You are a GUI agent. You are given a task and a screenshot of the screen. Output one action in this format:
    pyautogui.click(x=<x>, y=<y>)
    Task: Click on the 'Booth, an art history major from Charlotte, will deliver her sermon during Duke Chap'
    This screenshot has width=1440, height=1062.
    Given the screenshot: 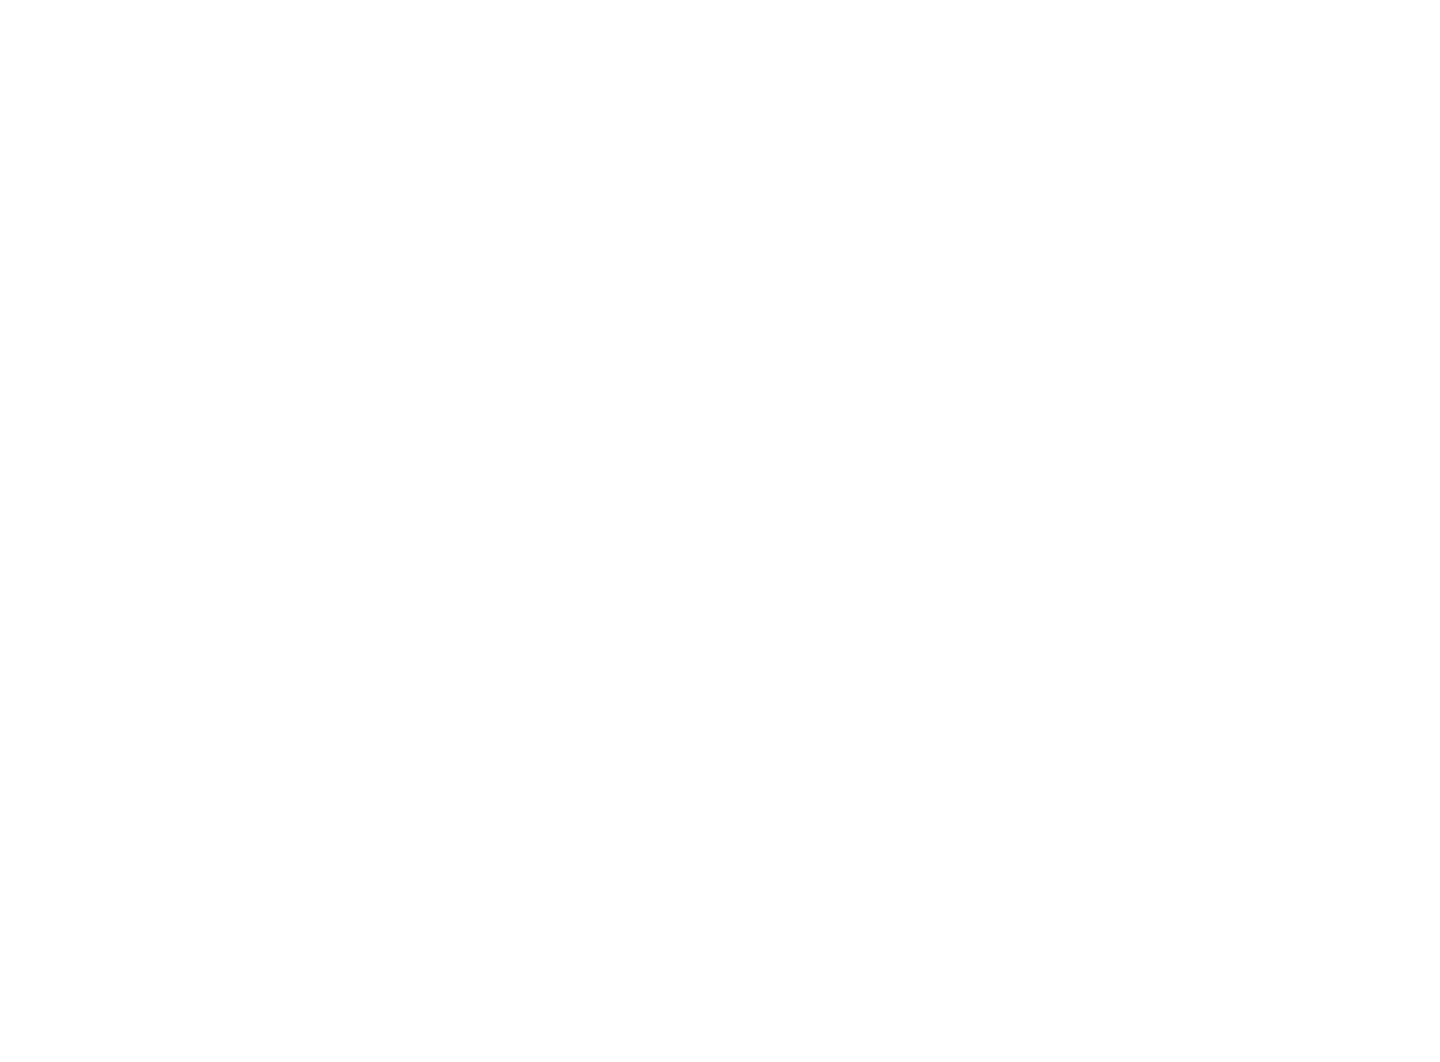 What is the action you would take?
    pyautogui.click(x=711, y=358)
    